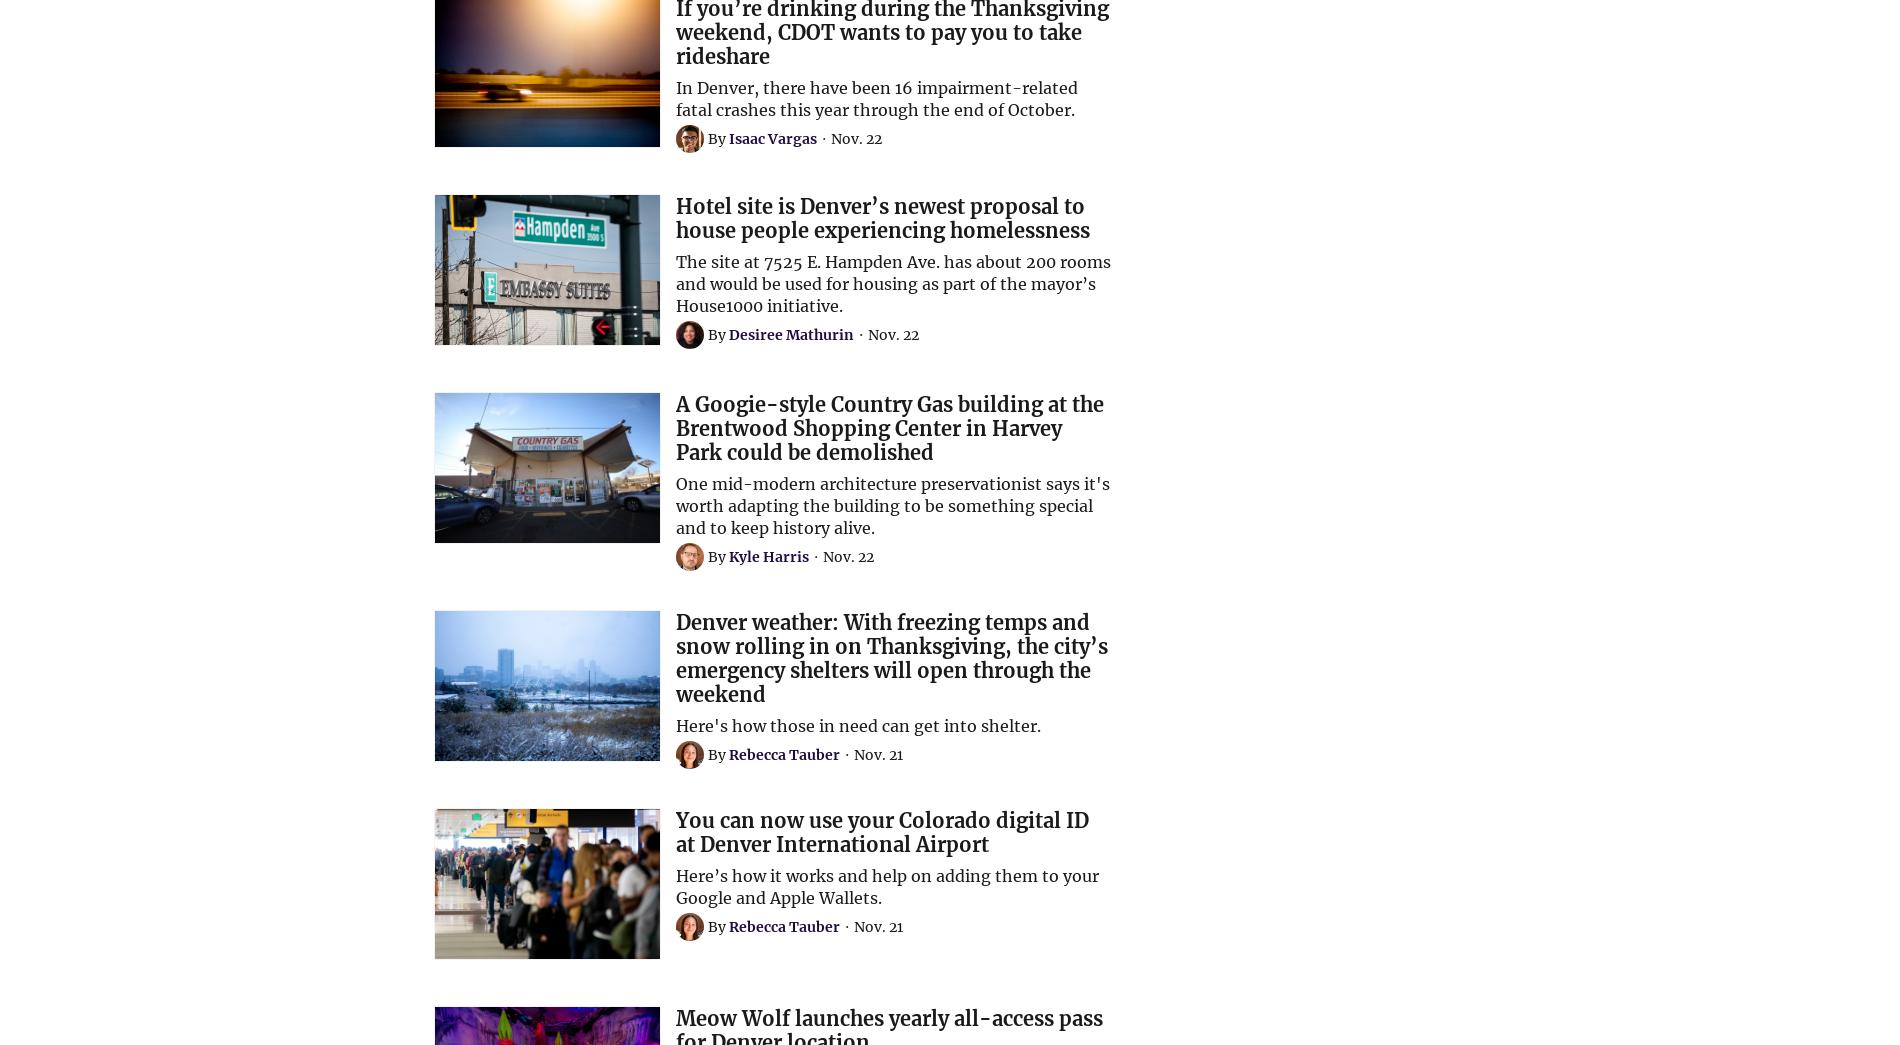  Describe the element at coordinates (876, 98) in the screenshot. I see `'In Denver, there have been 16 impairment-related fatal crashes this year through the end of October.'` at that location.